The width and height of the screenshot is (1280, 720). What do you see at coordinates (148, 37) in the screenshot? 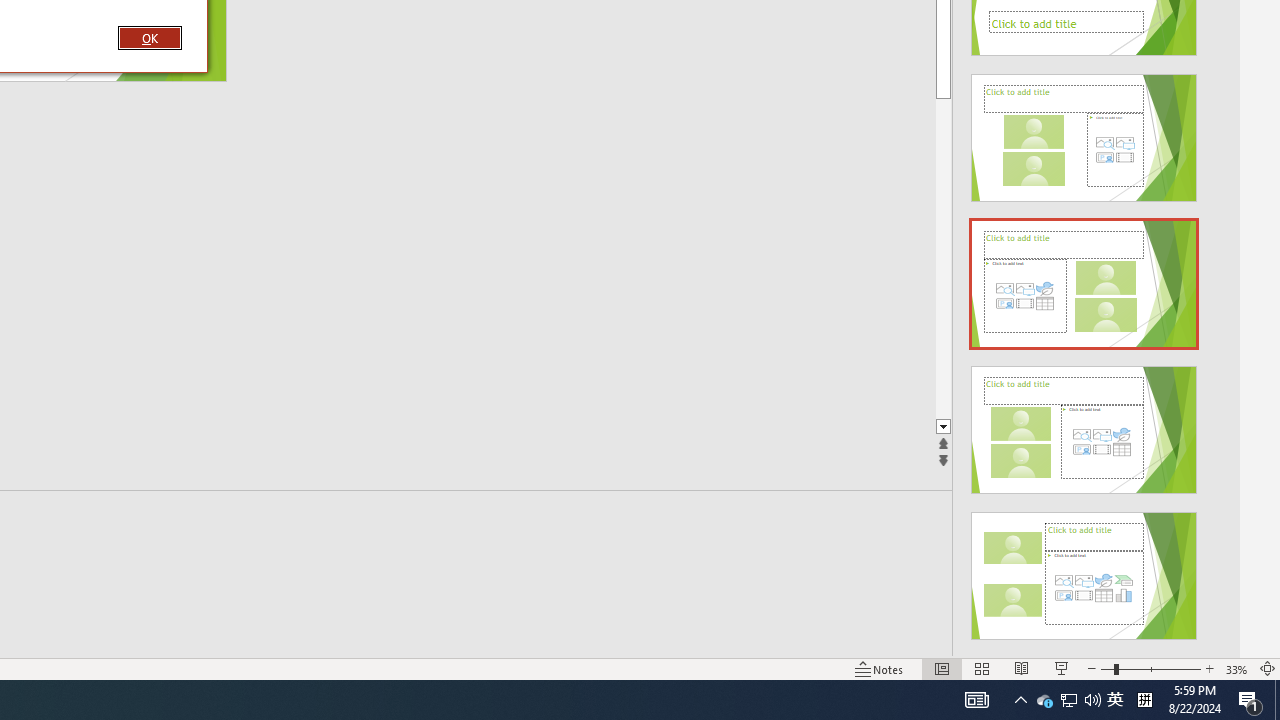
I see `'OK'` at bounding box center [148, 37].